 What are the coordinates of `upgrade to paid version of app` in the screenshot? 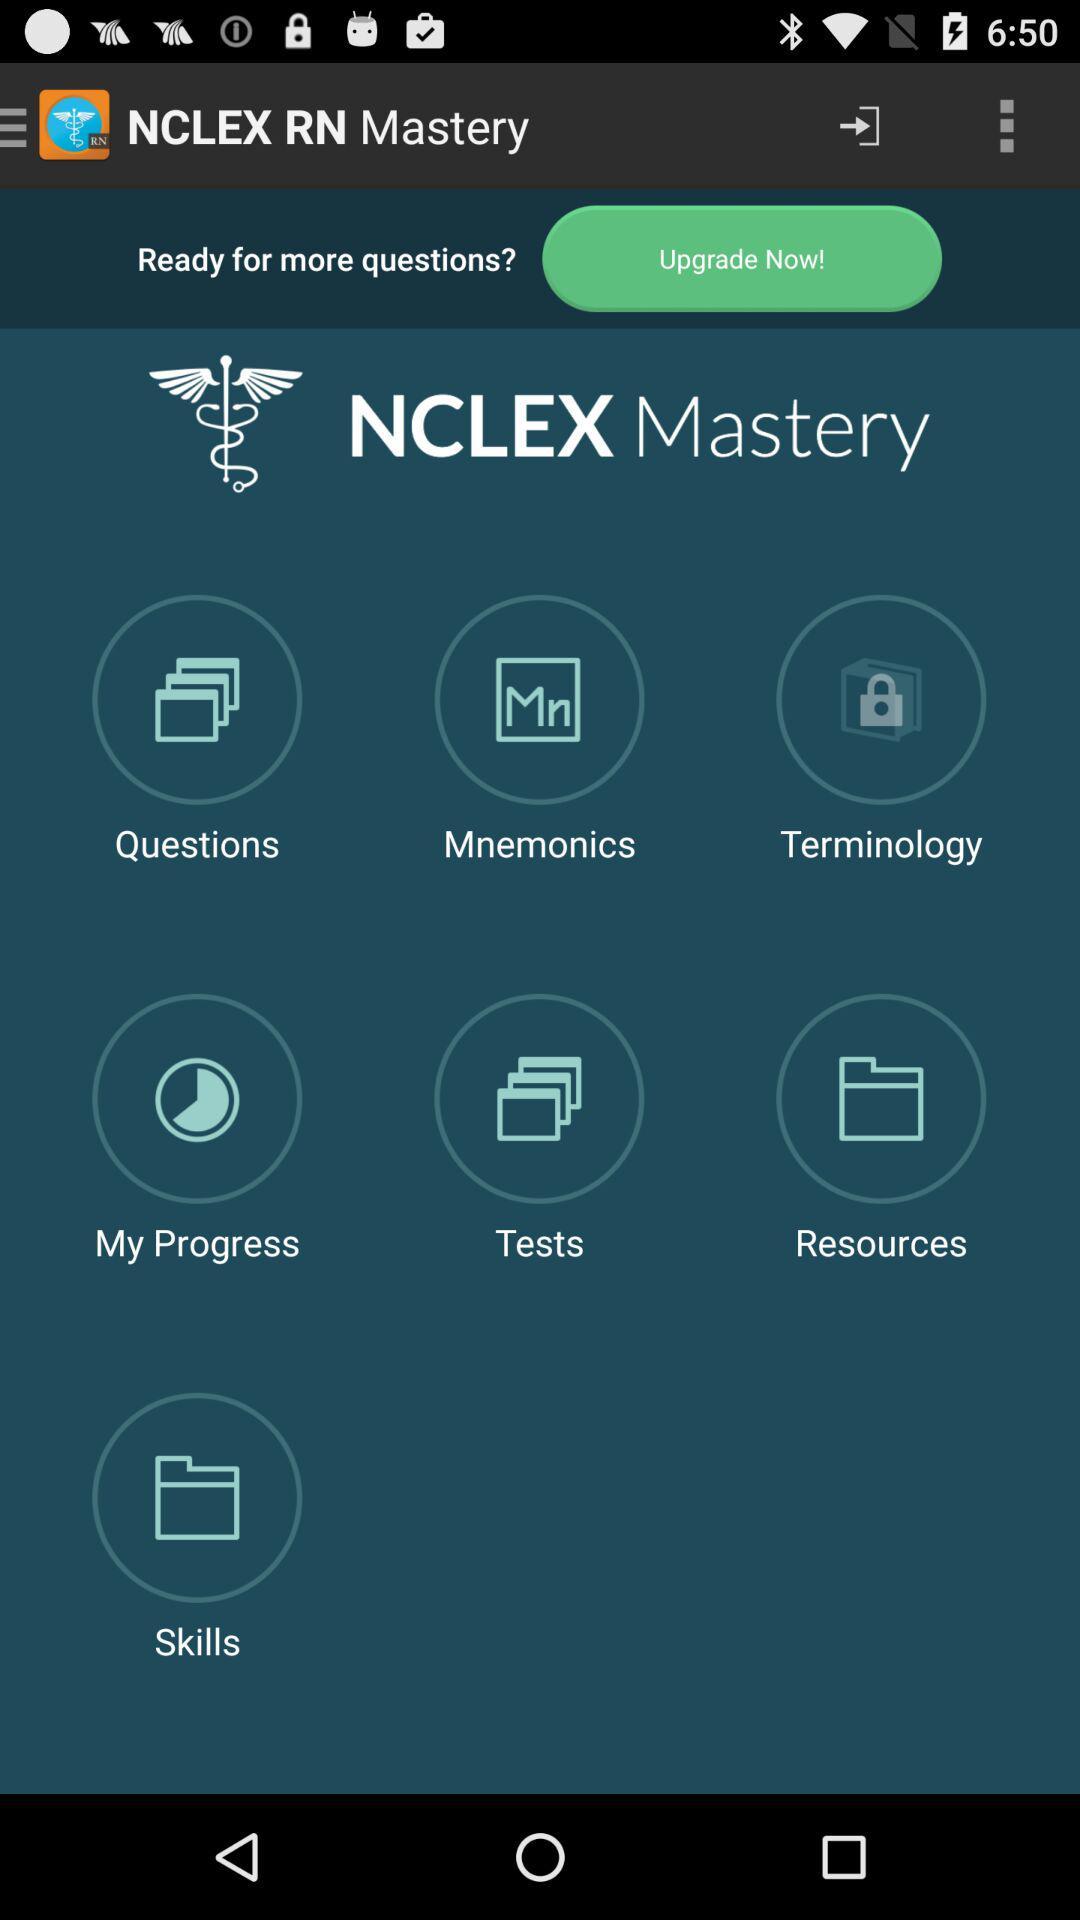 It's located at (742, 257).